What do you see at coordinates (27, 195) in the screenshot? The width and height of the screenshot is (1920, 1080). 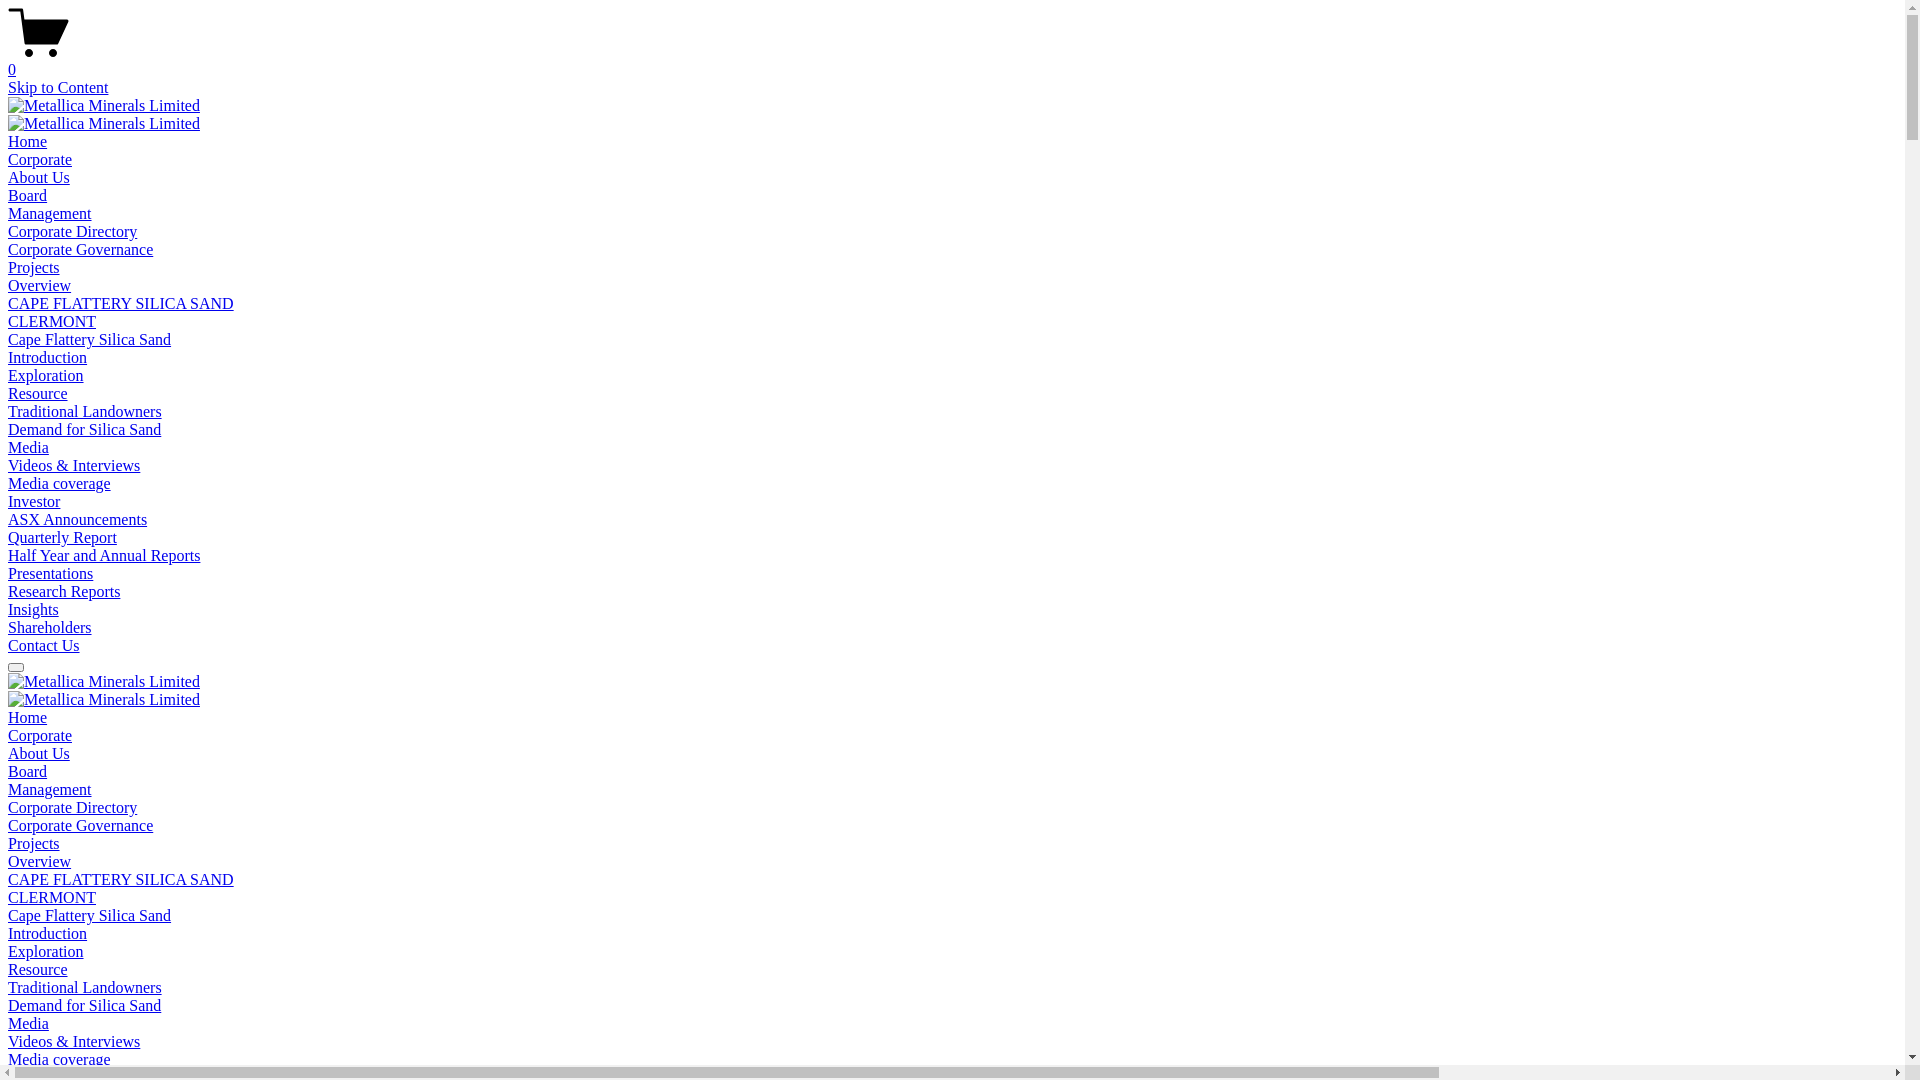 I see `'Board'` at bounding box center [27, 195].